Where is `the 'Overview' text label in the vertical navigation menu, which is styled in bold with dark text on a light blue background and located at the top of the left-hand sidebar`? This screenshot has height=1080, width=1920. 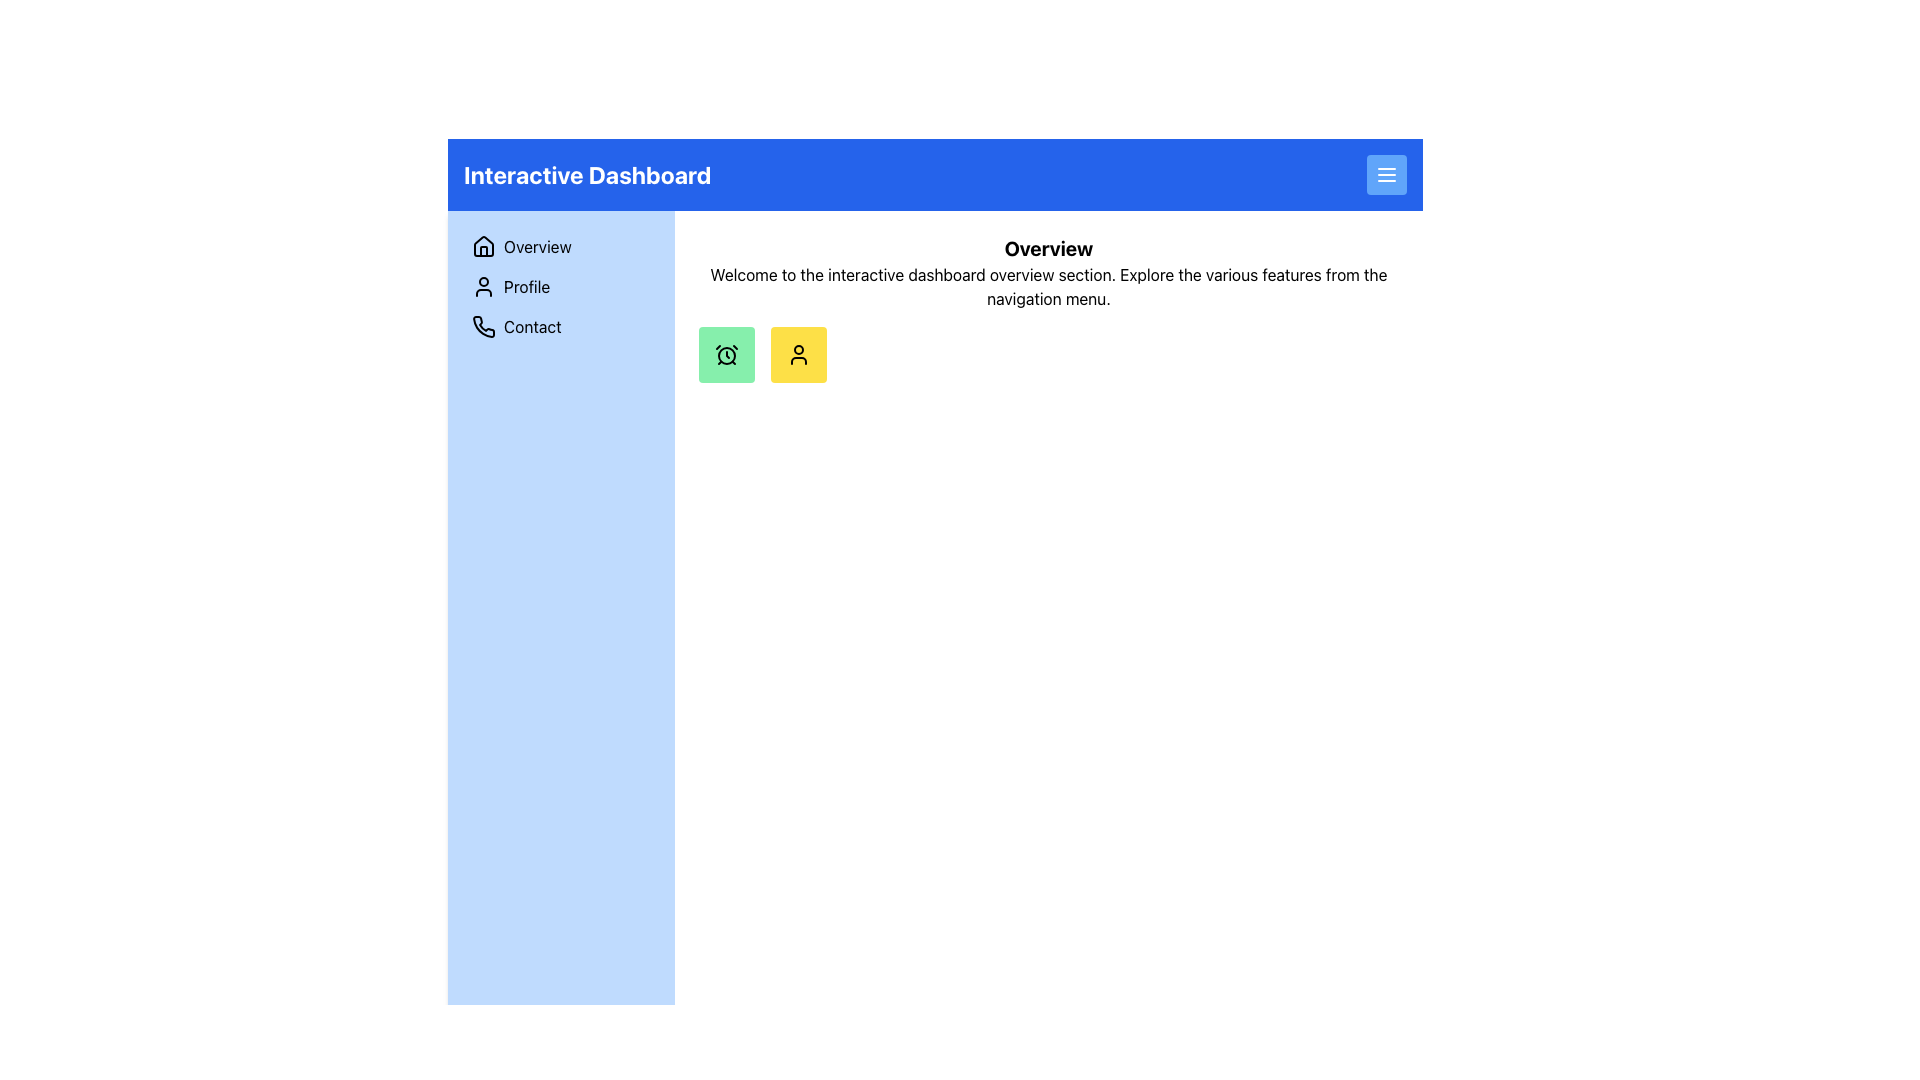 the 'Overview' text label in the vertical navigation menu, which is styled in bold with dark text on a light blue background and located at the top of the left-hand sidebar is located at coordinates (537, 245).